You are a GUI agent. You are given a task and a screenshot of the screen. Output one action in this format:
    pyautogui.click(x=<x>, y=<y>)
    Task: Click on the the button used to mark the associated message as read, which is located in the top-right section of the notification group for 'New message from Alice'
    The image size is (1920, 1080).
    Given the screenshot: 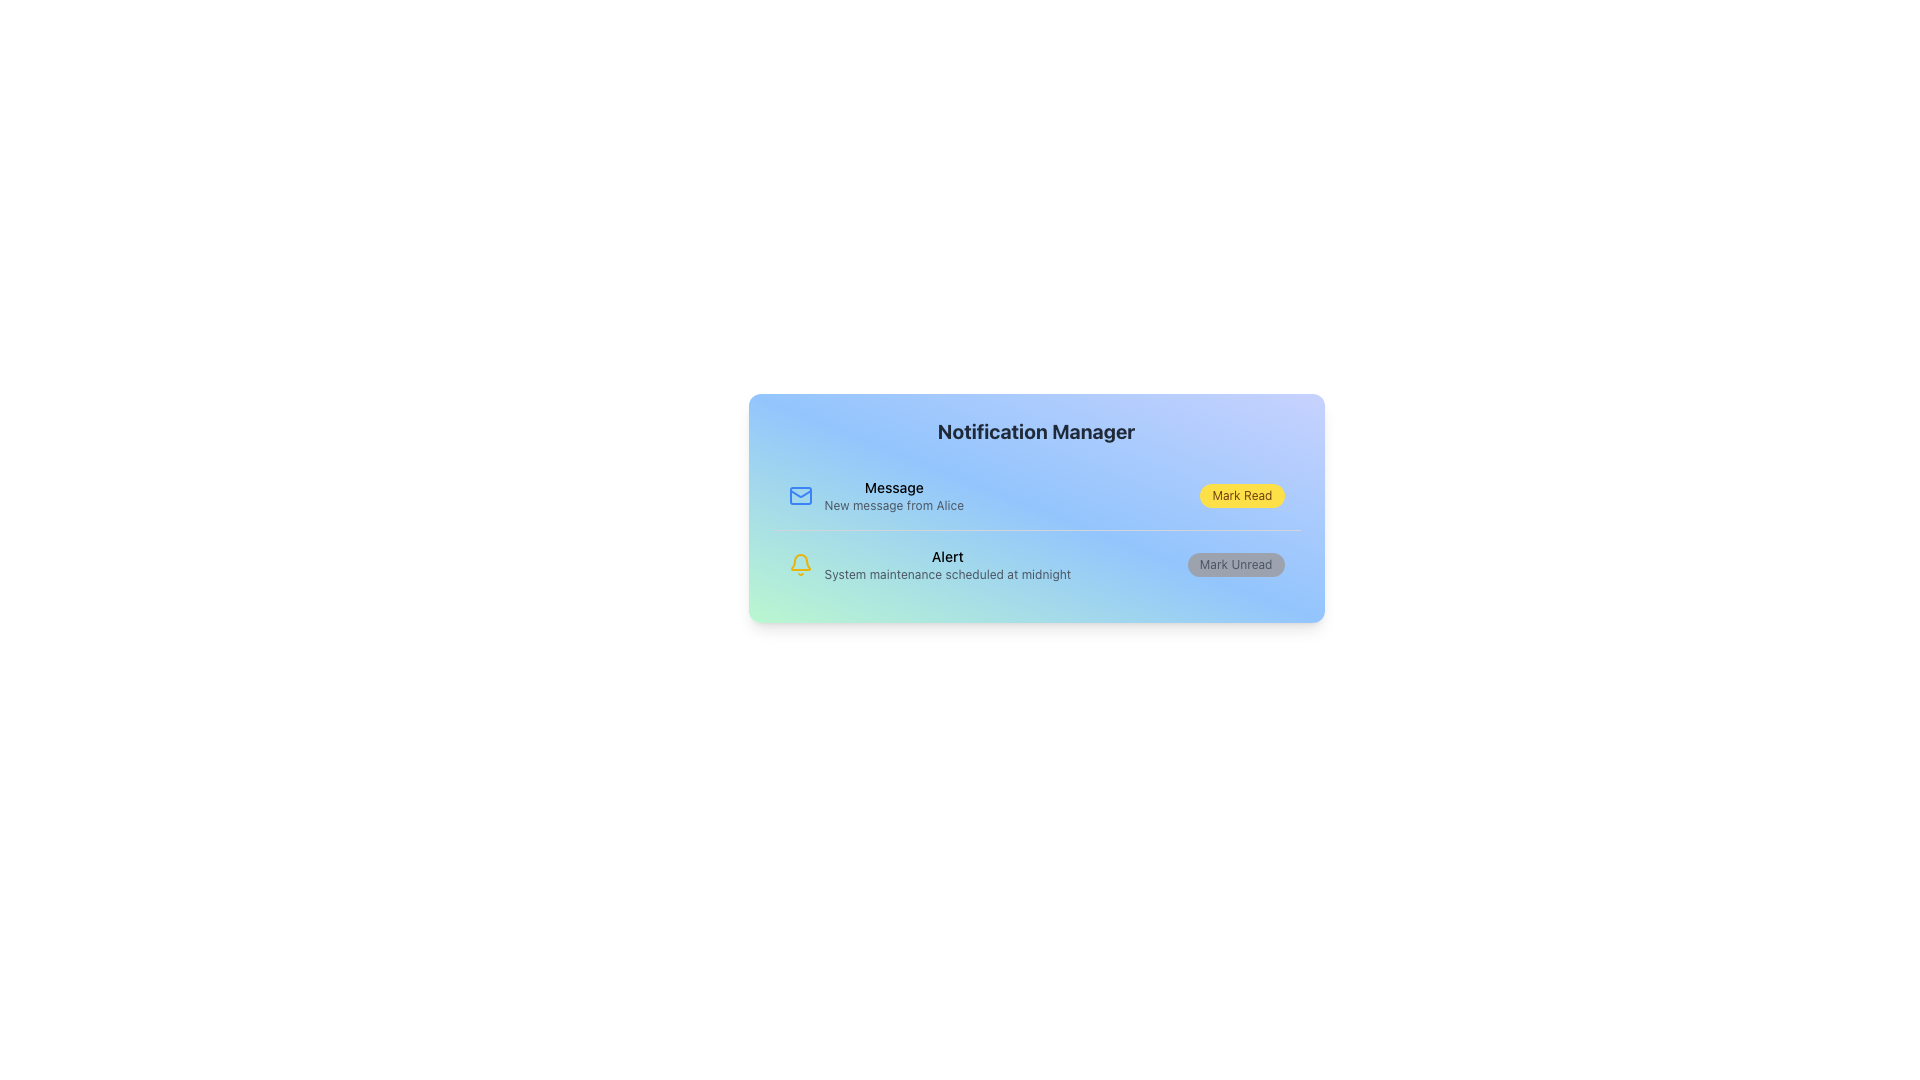 What is the action you would take?
    pyautogui.click(x=1241, y=495)
    